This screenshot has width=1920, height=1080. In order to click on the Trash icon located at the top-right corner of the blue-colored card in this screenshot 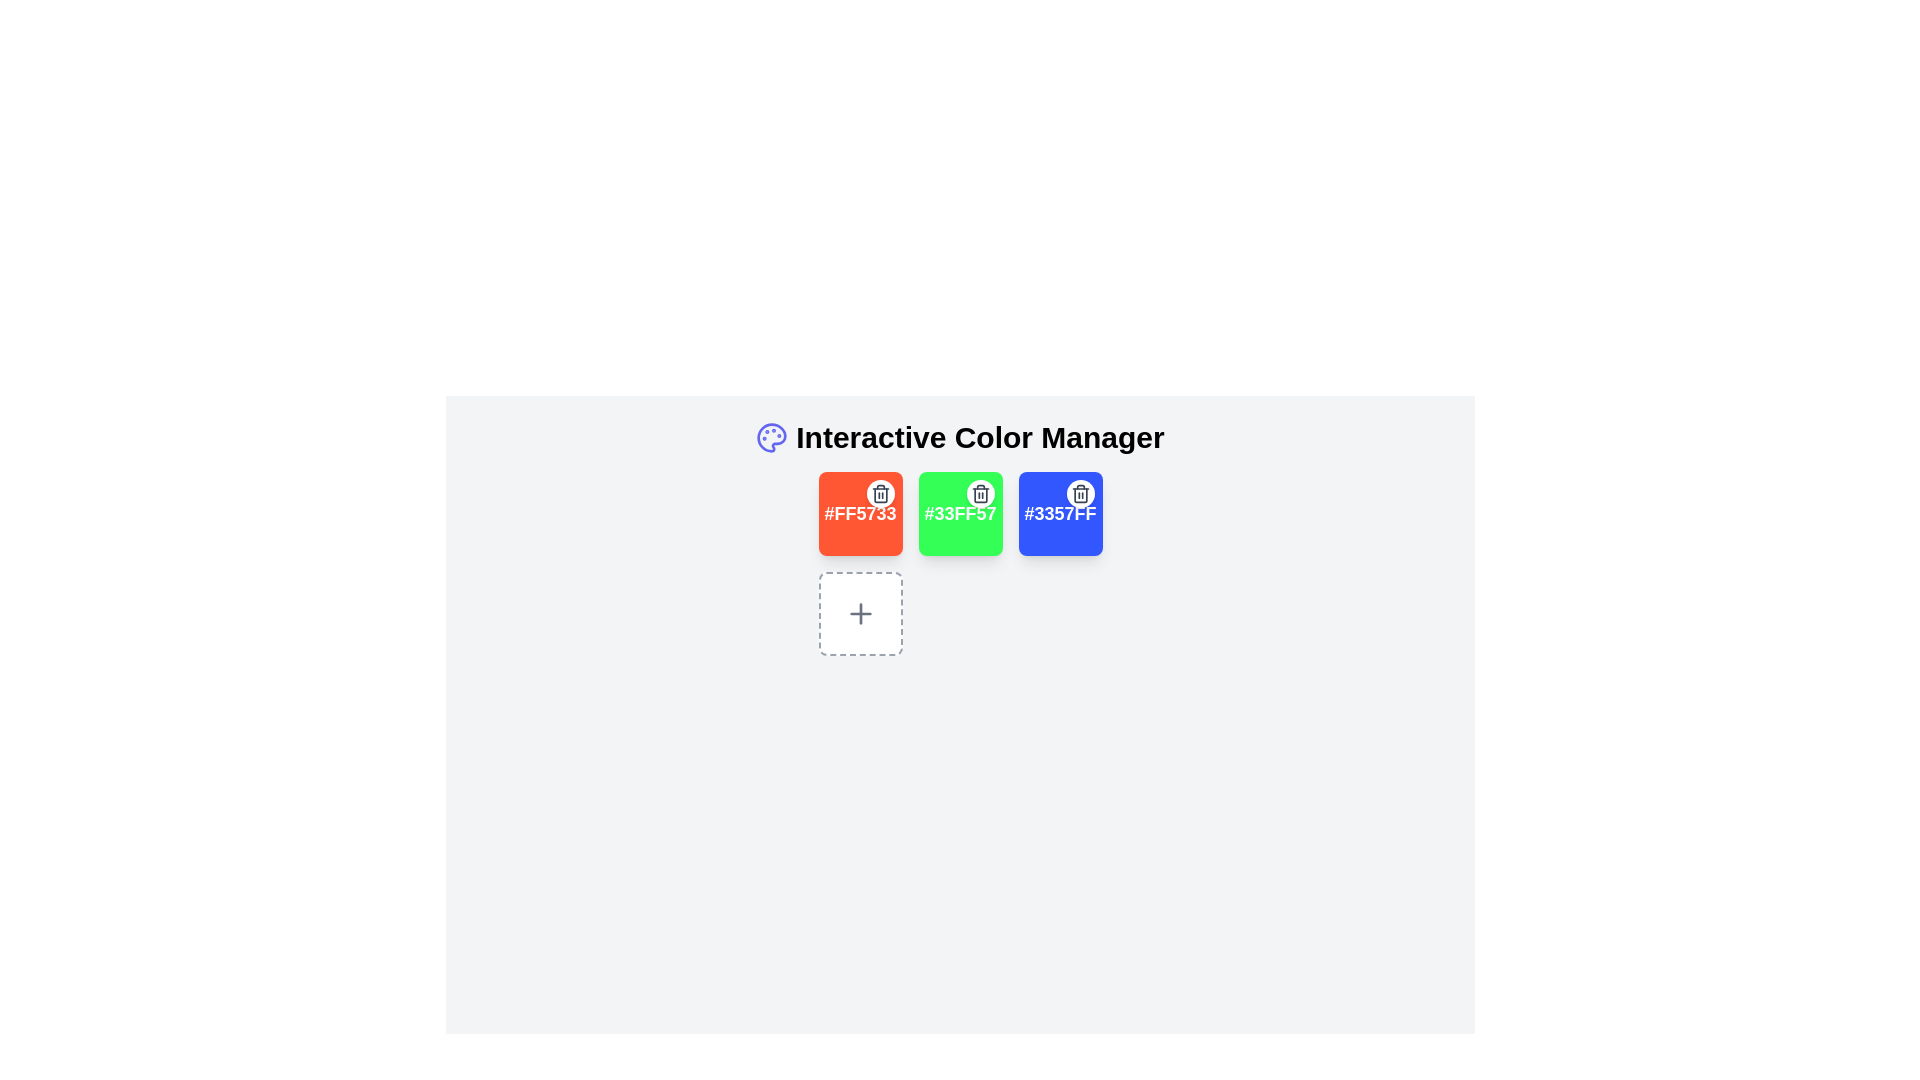, I will do `click(1079, 493)`.